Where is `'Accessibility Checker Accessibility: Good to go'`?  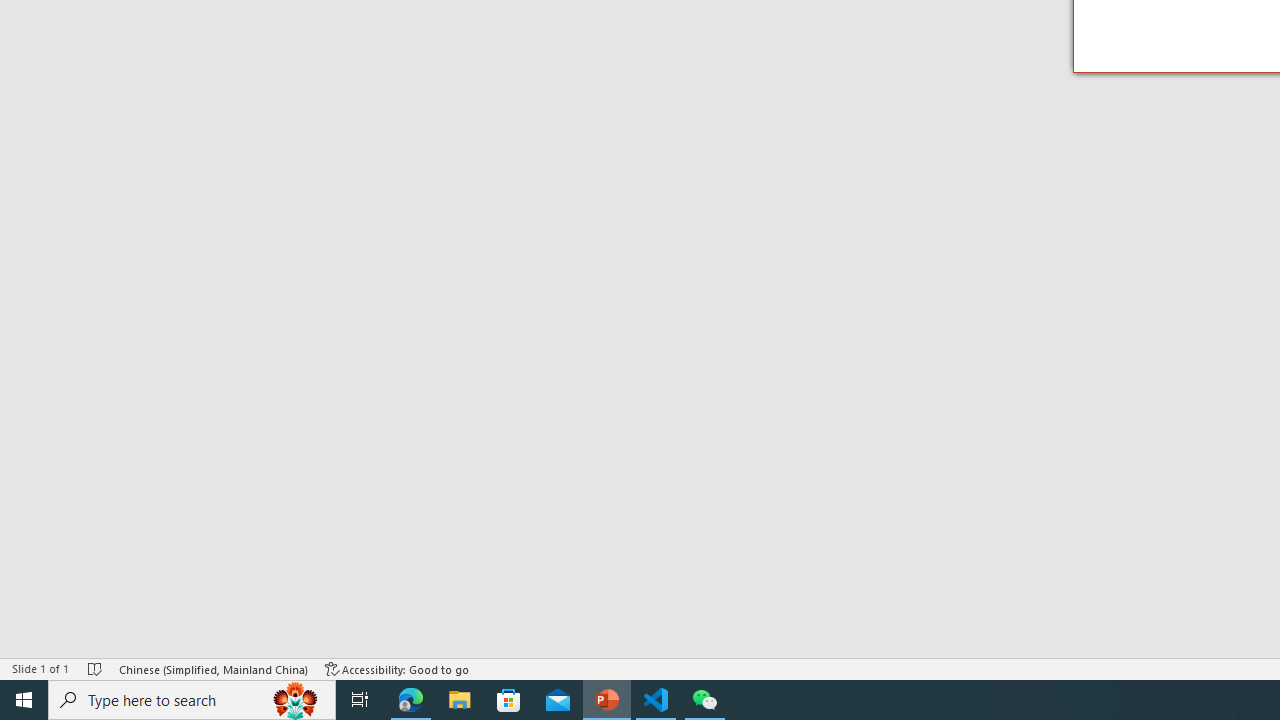 'Accessibility Checker Accessibility: Good to go' is located at coordinates (397, 669).